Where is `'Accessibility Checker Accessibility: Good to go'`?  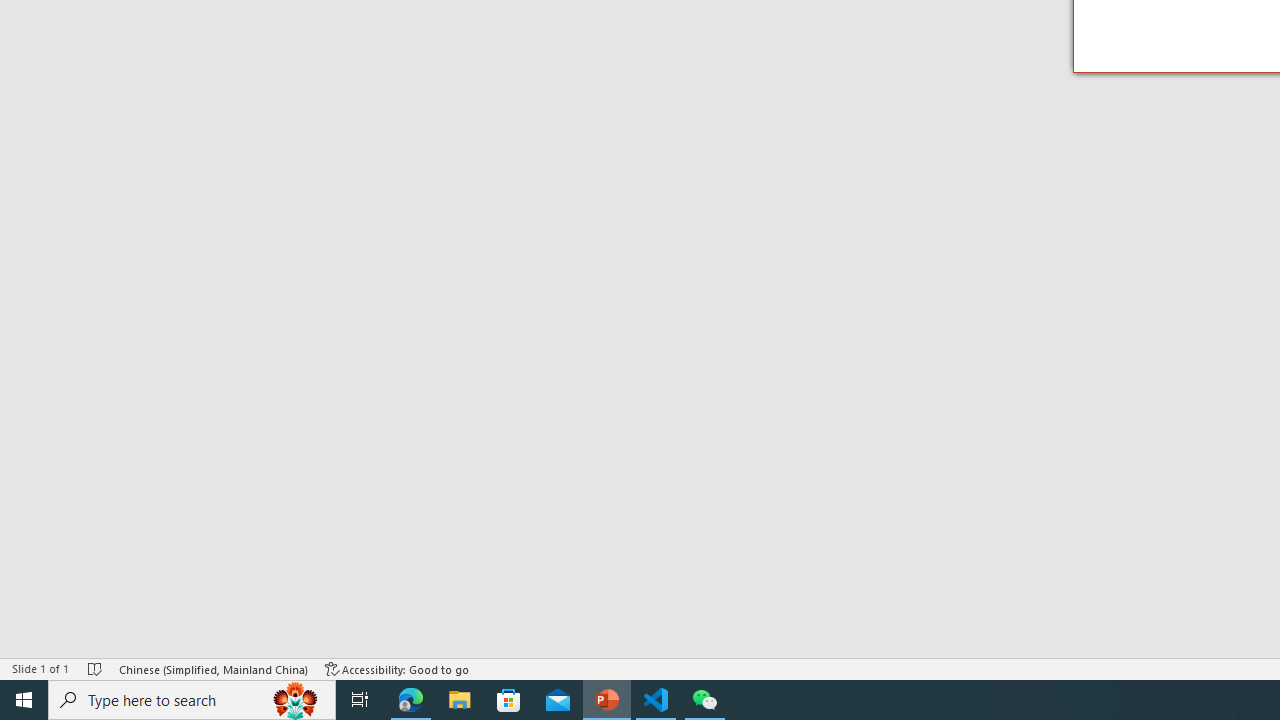 'Accessibility Checker Accessibility: Good to go' is located at coordinates (397, 669).